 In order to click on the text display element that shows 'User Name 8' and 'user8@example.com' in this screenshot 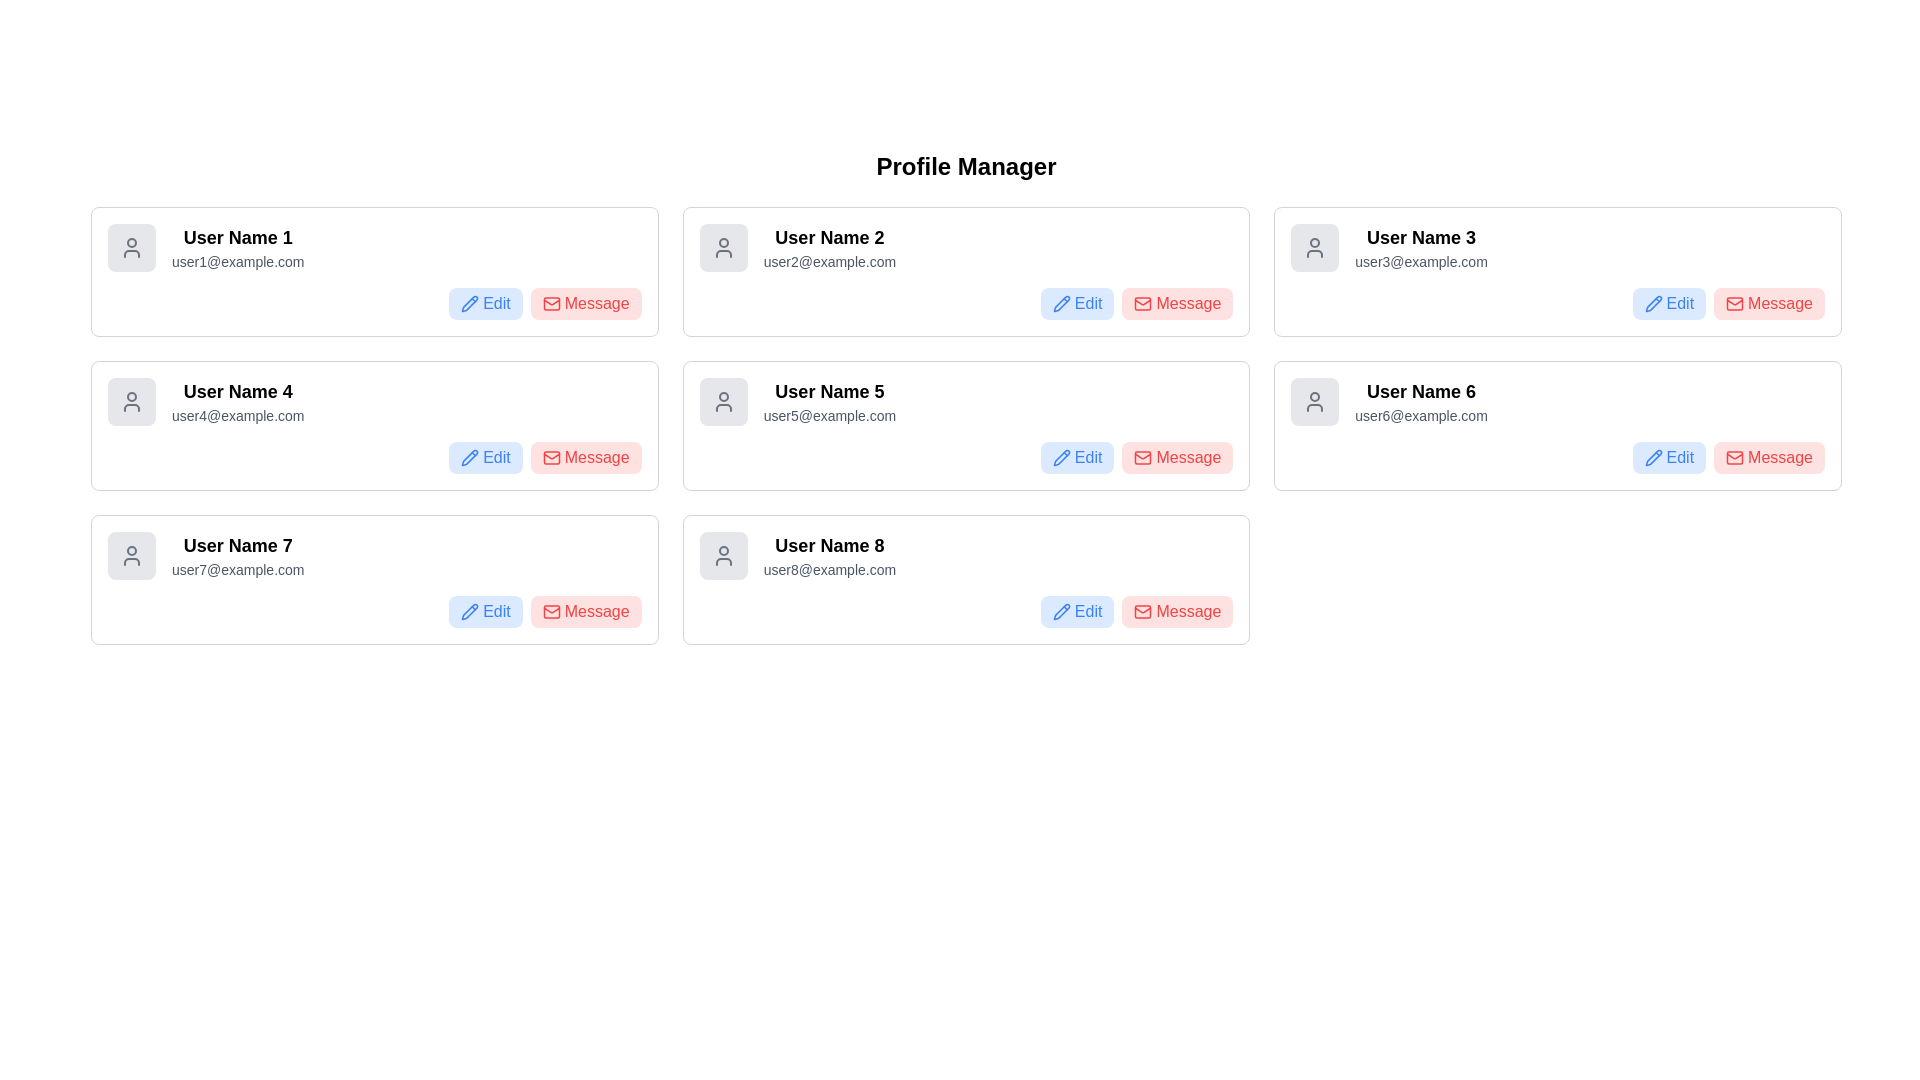, I will do `click(829, 555)`.